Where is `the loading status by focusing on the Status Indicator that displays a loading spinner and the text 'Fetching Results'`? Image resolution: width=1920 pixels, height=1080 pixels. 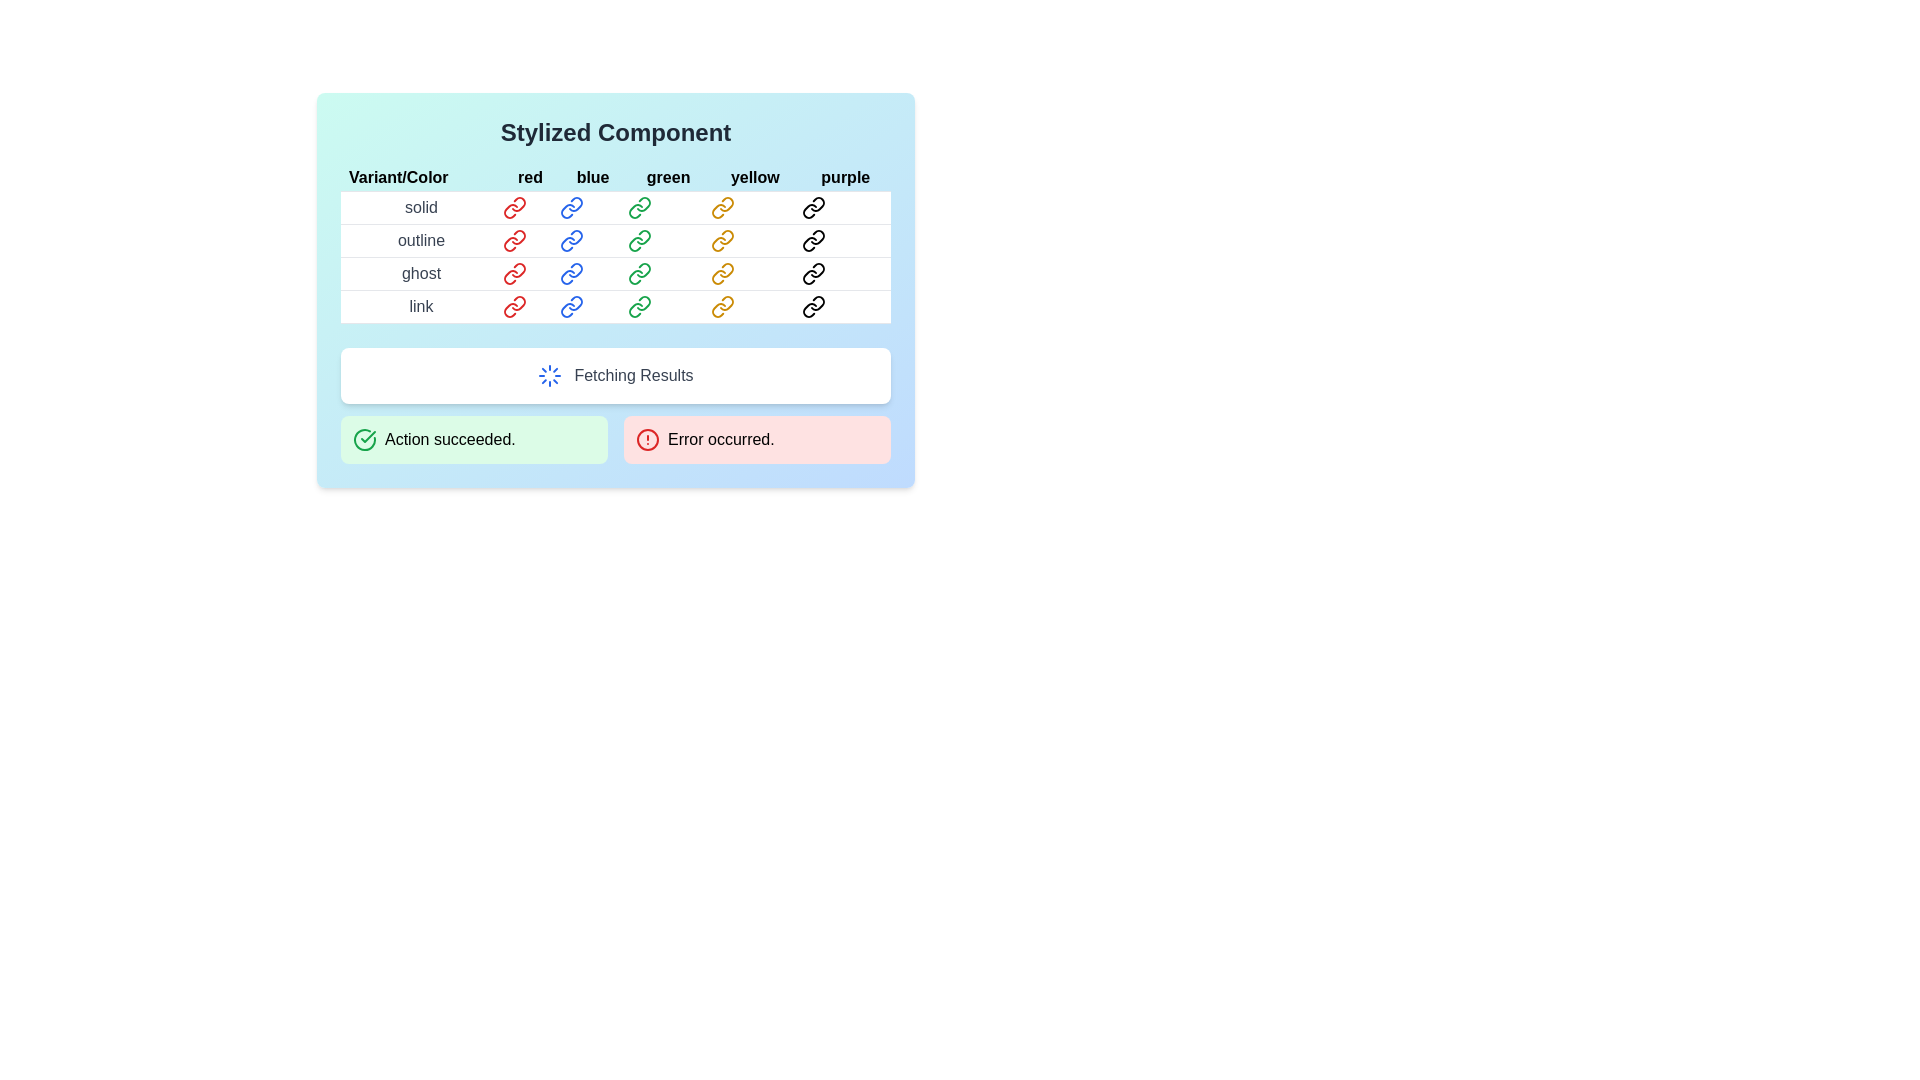 the loading status by focusing on the Status Indicator that displays a loading spinner and the text 'Fetching Results' is located at coordinates (614, 375).